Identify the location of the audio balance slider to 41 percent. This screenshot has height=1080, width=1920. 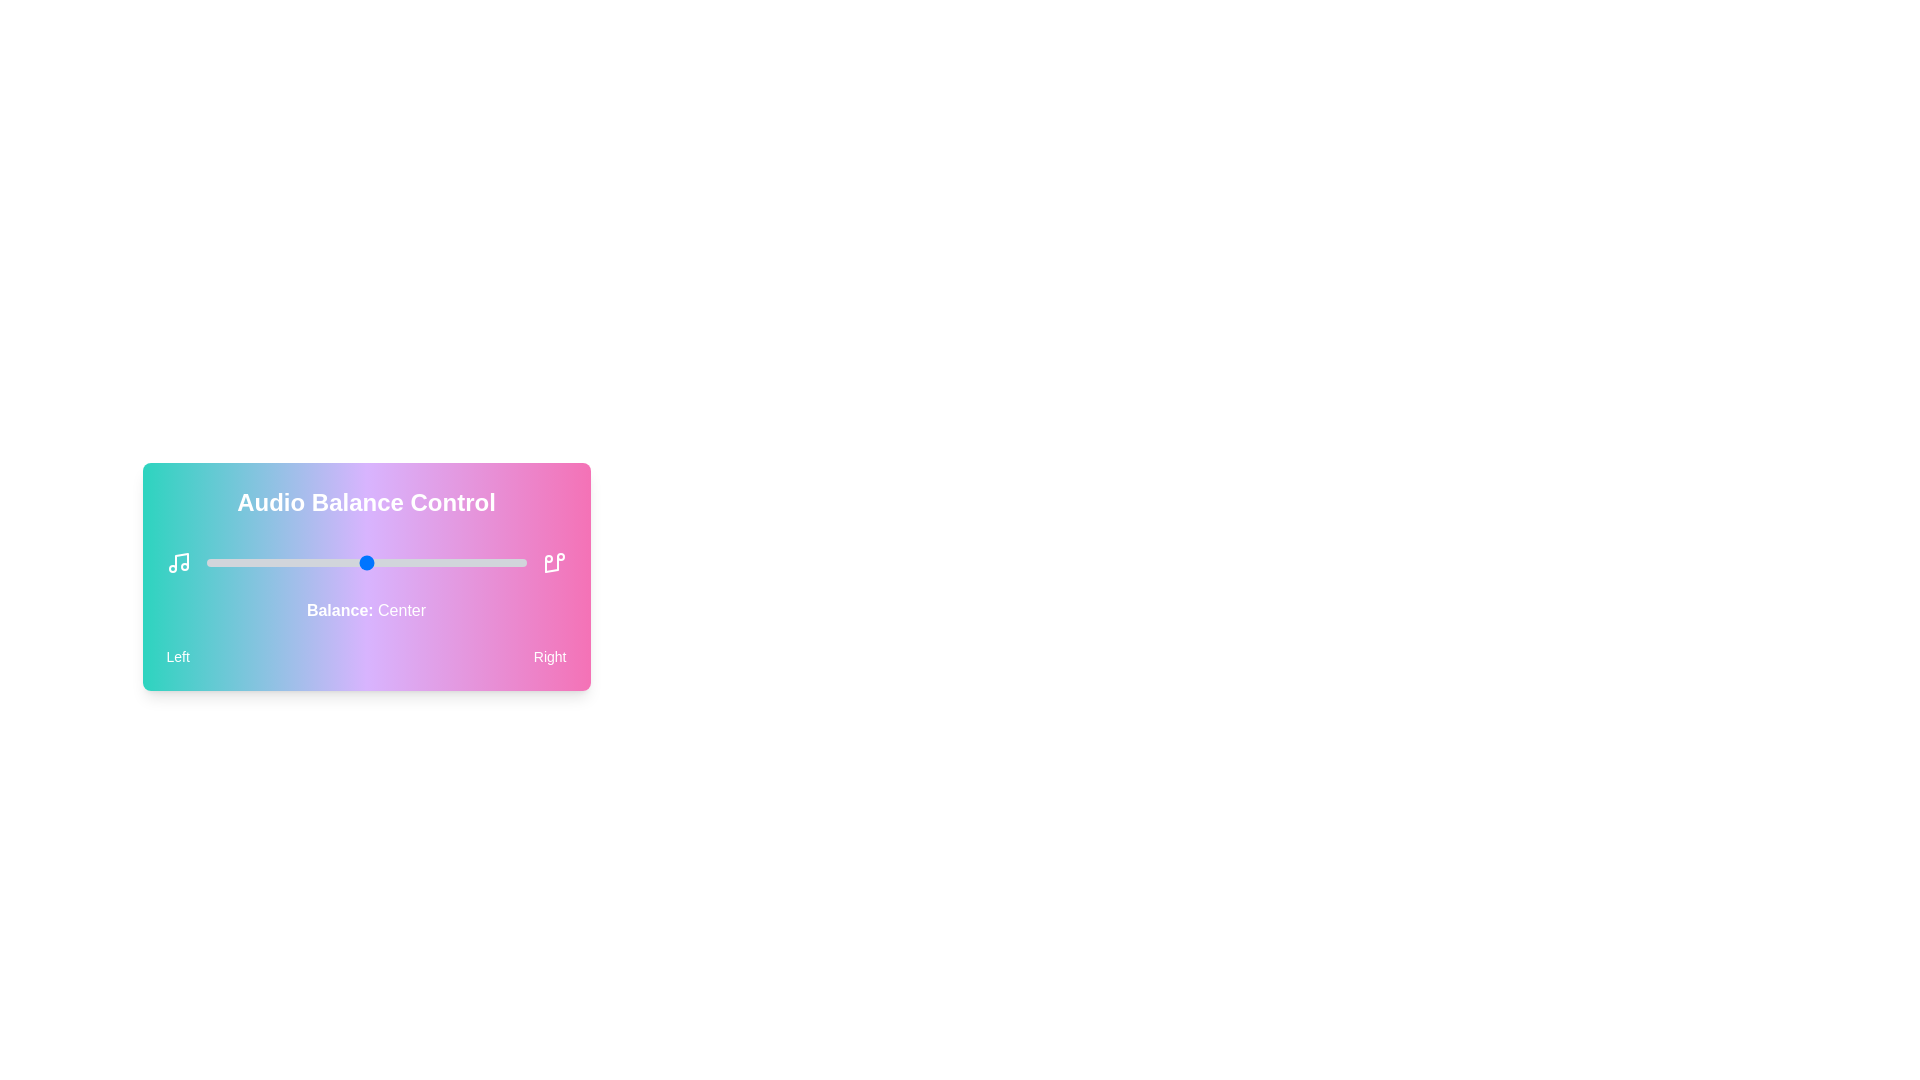
(337, 563).